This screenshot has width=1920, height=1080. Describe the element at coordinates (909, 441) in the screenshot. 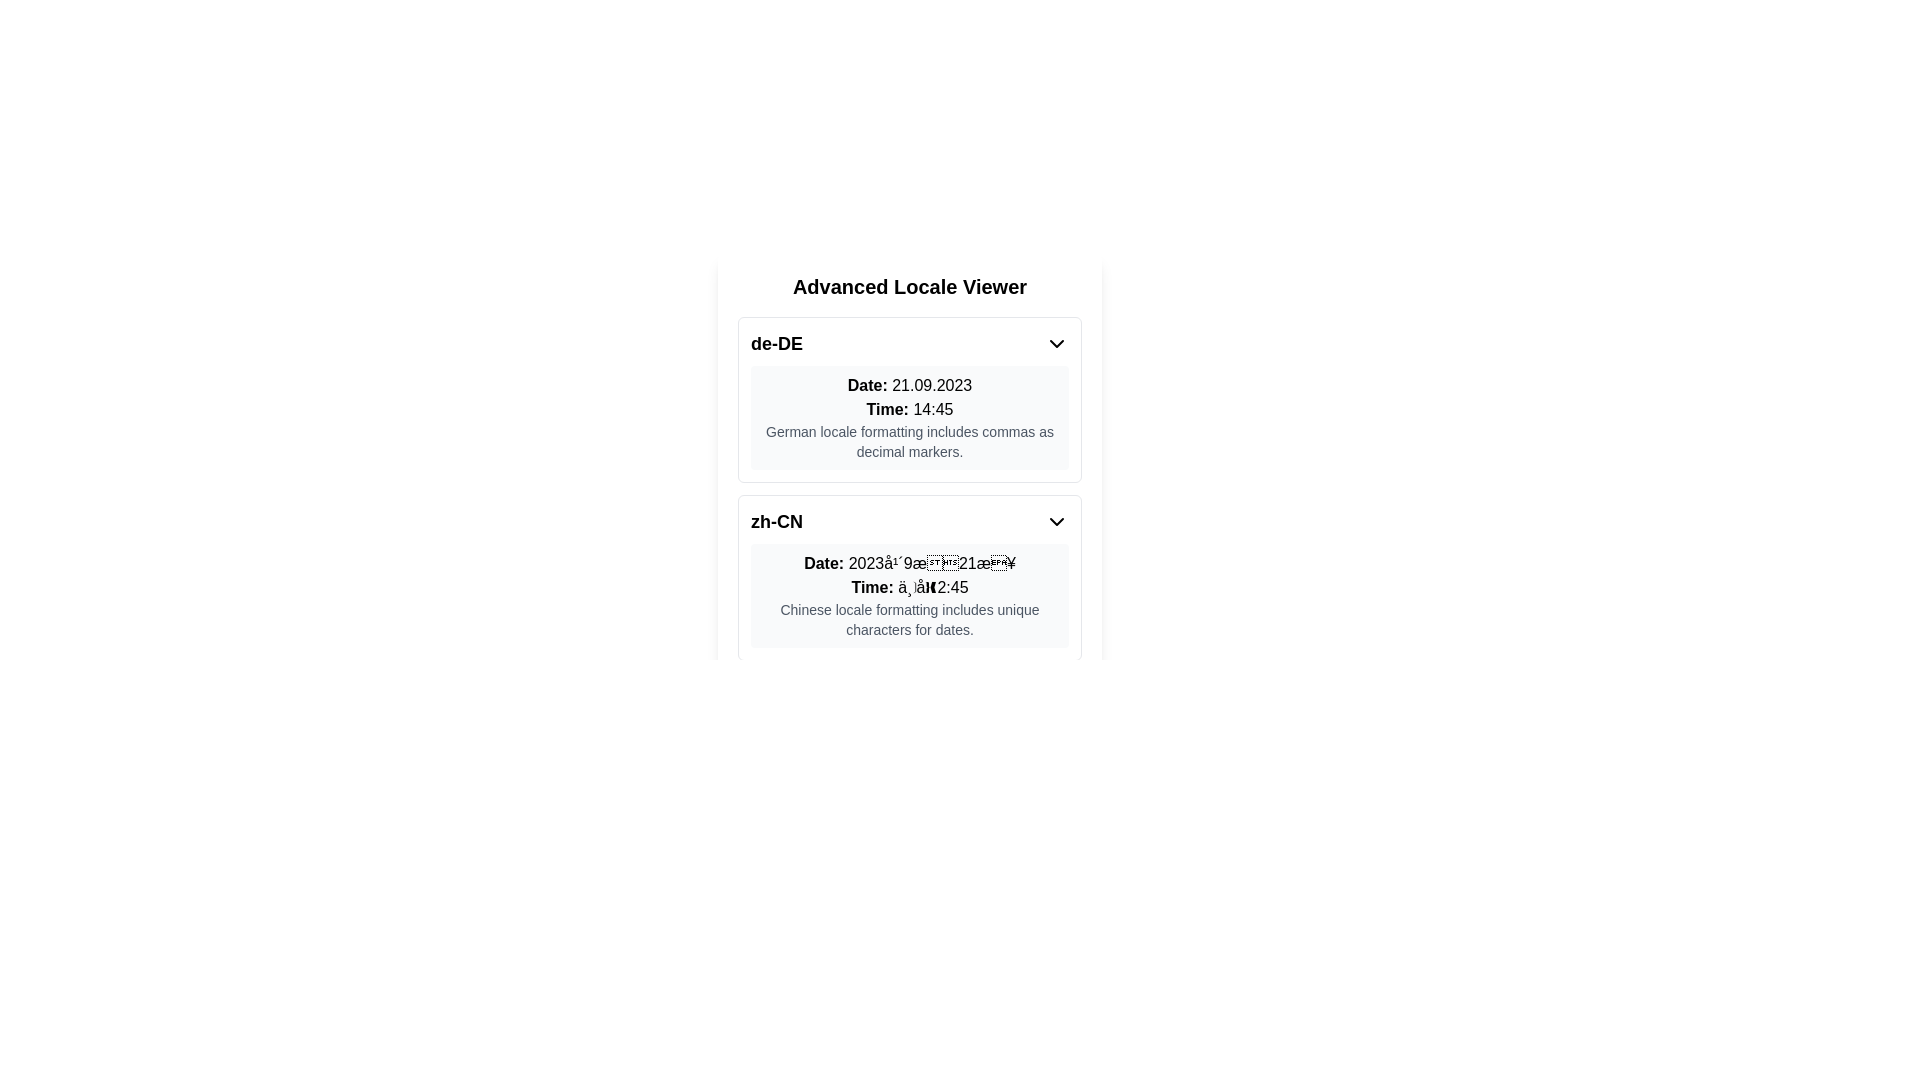

I see `the text label stating 'German locale formatting includes commas as decimal markers', which is styled in a smaller gray font and located beneath the 'Date:' and 'Time:' information` at that location.